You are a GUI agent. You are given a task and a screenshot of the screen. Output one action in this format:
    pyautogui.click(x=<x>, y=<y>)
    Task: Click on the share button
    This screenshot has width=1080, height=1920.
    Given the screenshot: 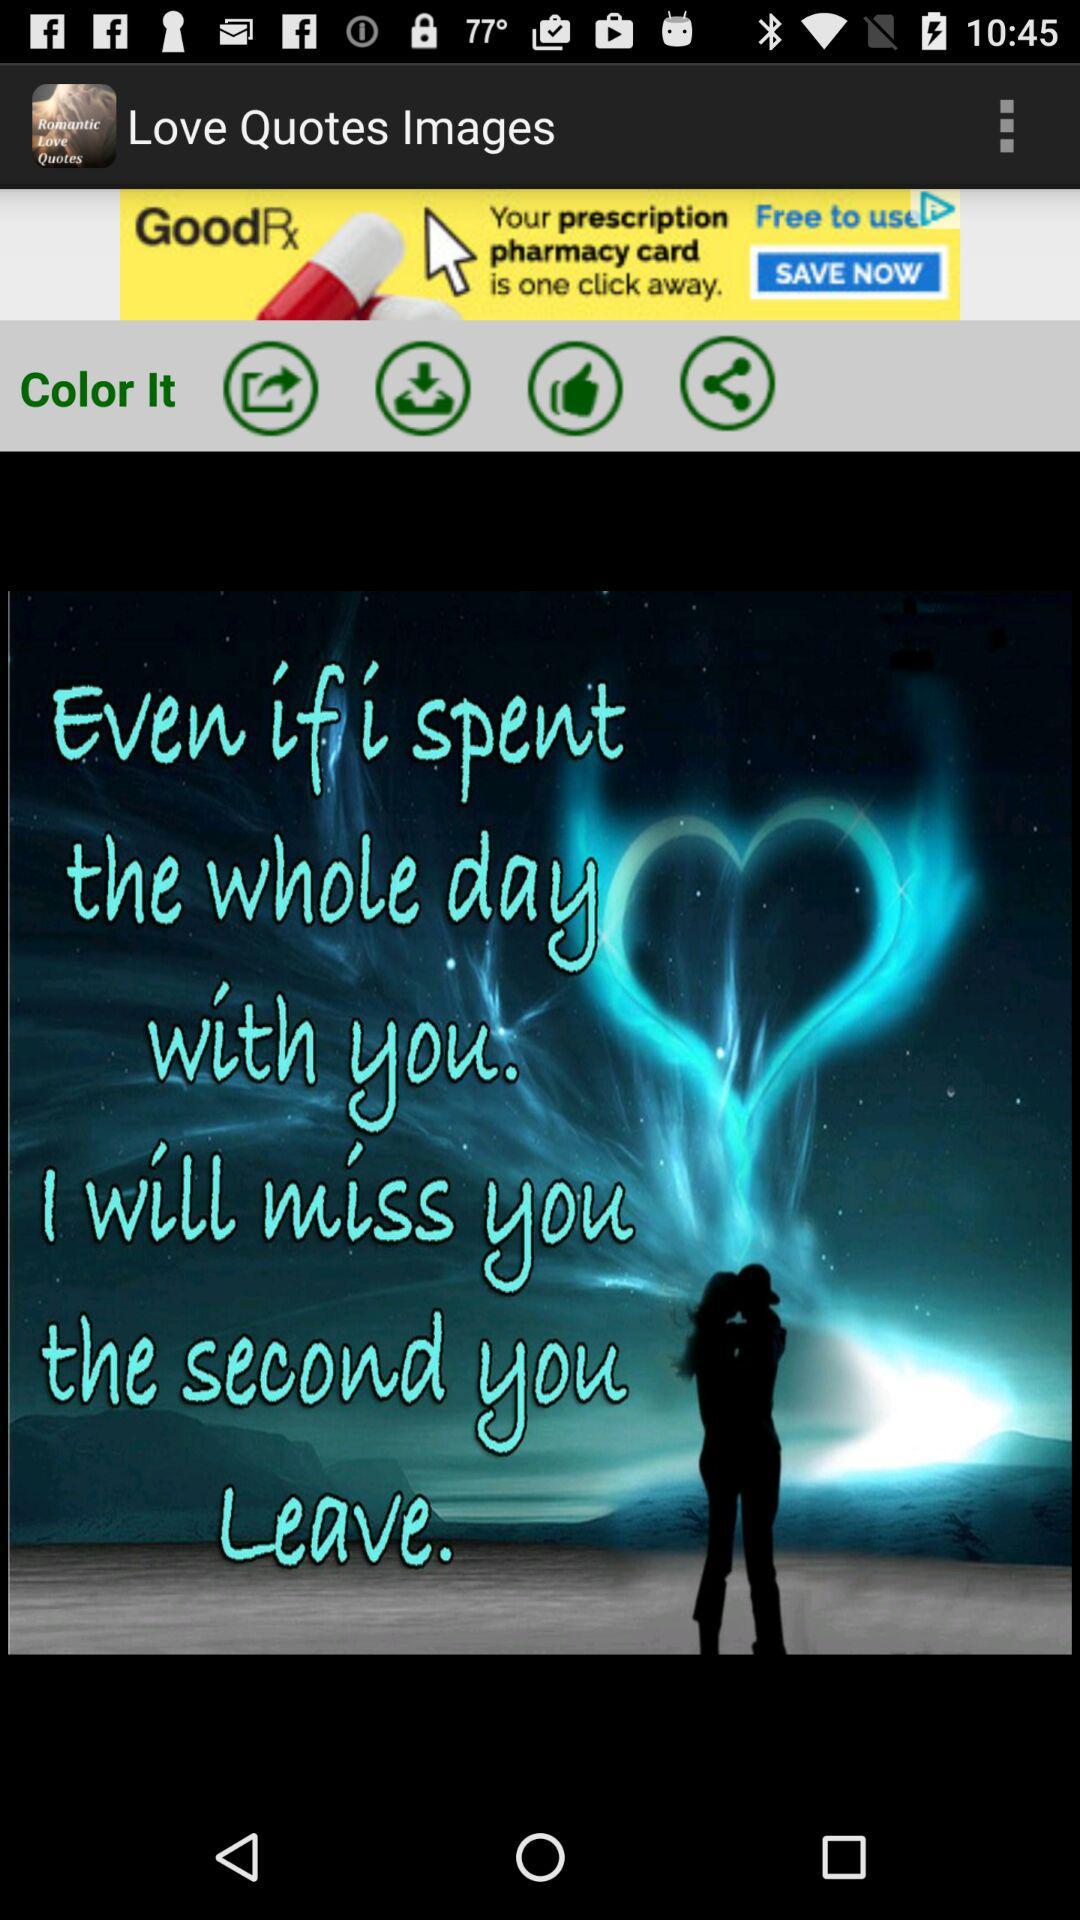 What is the action you would take?
    pyautogui.click(x=270, y=388)
    